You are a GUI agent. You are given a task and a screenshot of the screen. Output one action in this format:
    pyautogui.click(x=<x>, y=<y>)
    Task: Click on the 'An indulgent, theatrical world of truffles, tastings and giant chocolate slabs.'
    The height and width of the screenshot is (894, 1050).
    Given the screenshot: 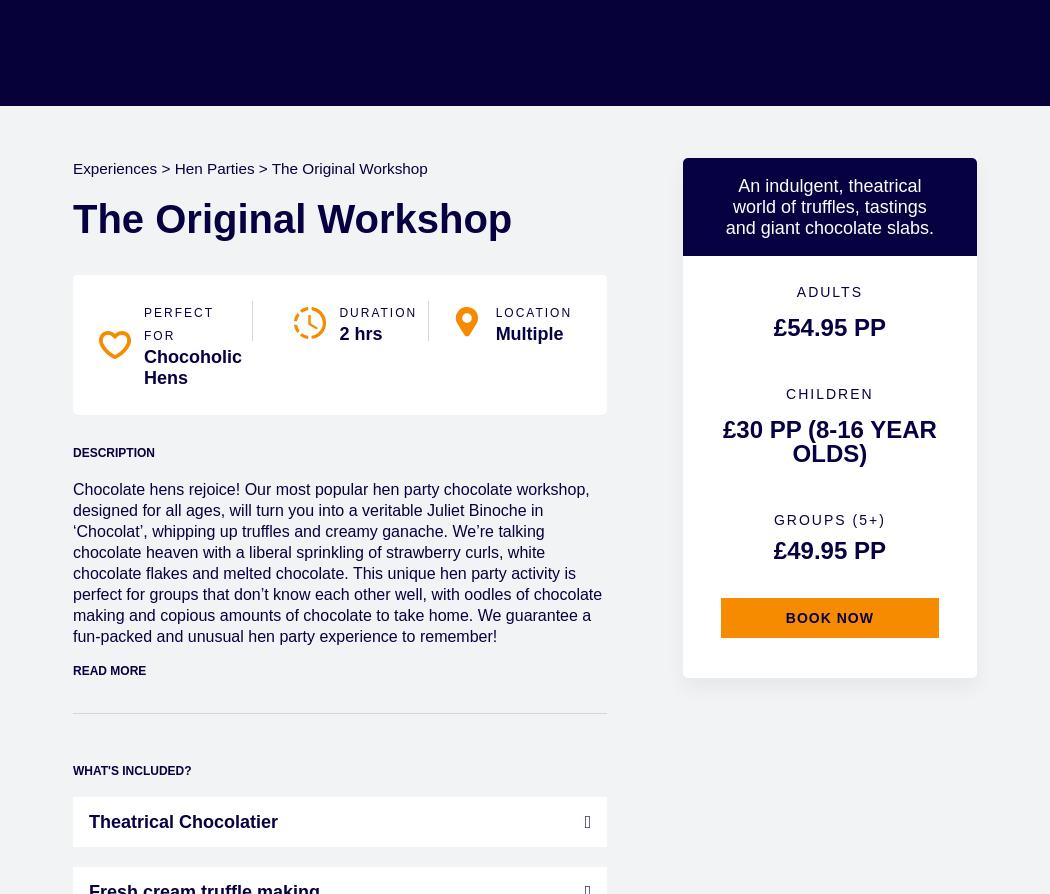 What is the action you would take?
    pyautogui.click(x=828, y=205)
    